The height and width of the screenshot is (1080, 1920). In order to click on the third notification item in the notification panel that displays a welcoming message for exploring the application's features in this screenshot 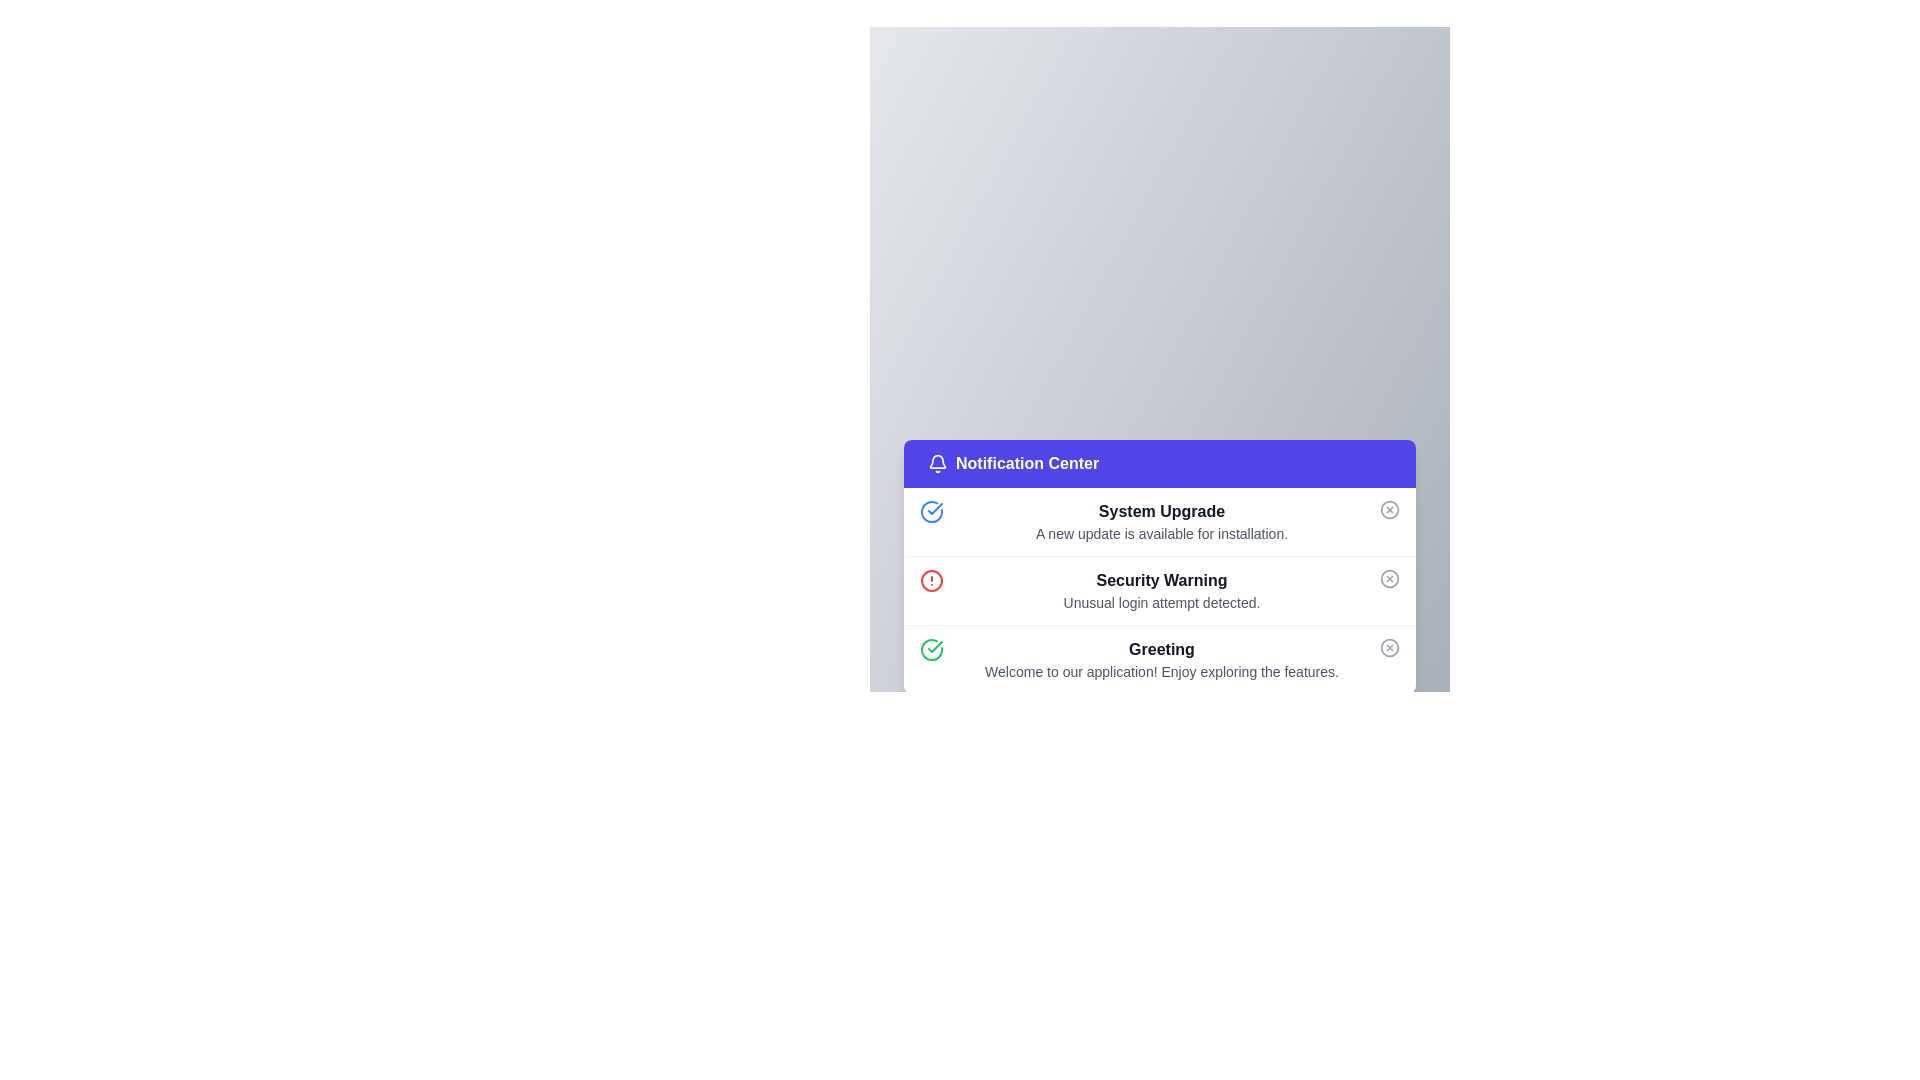, I will do `click(1160, 659)`.